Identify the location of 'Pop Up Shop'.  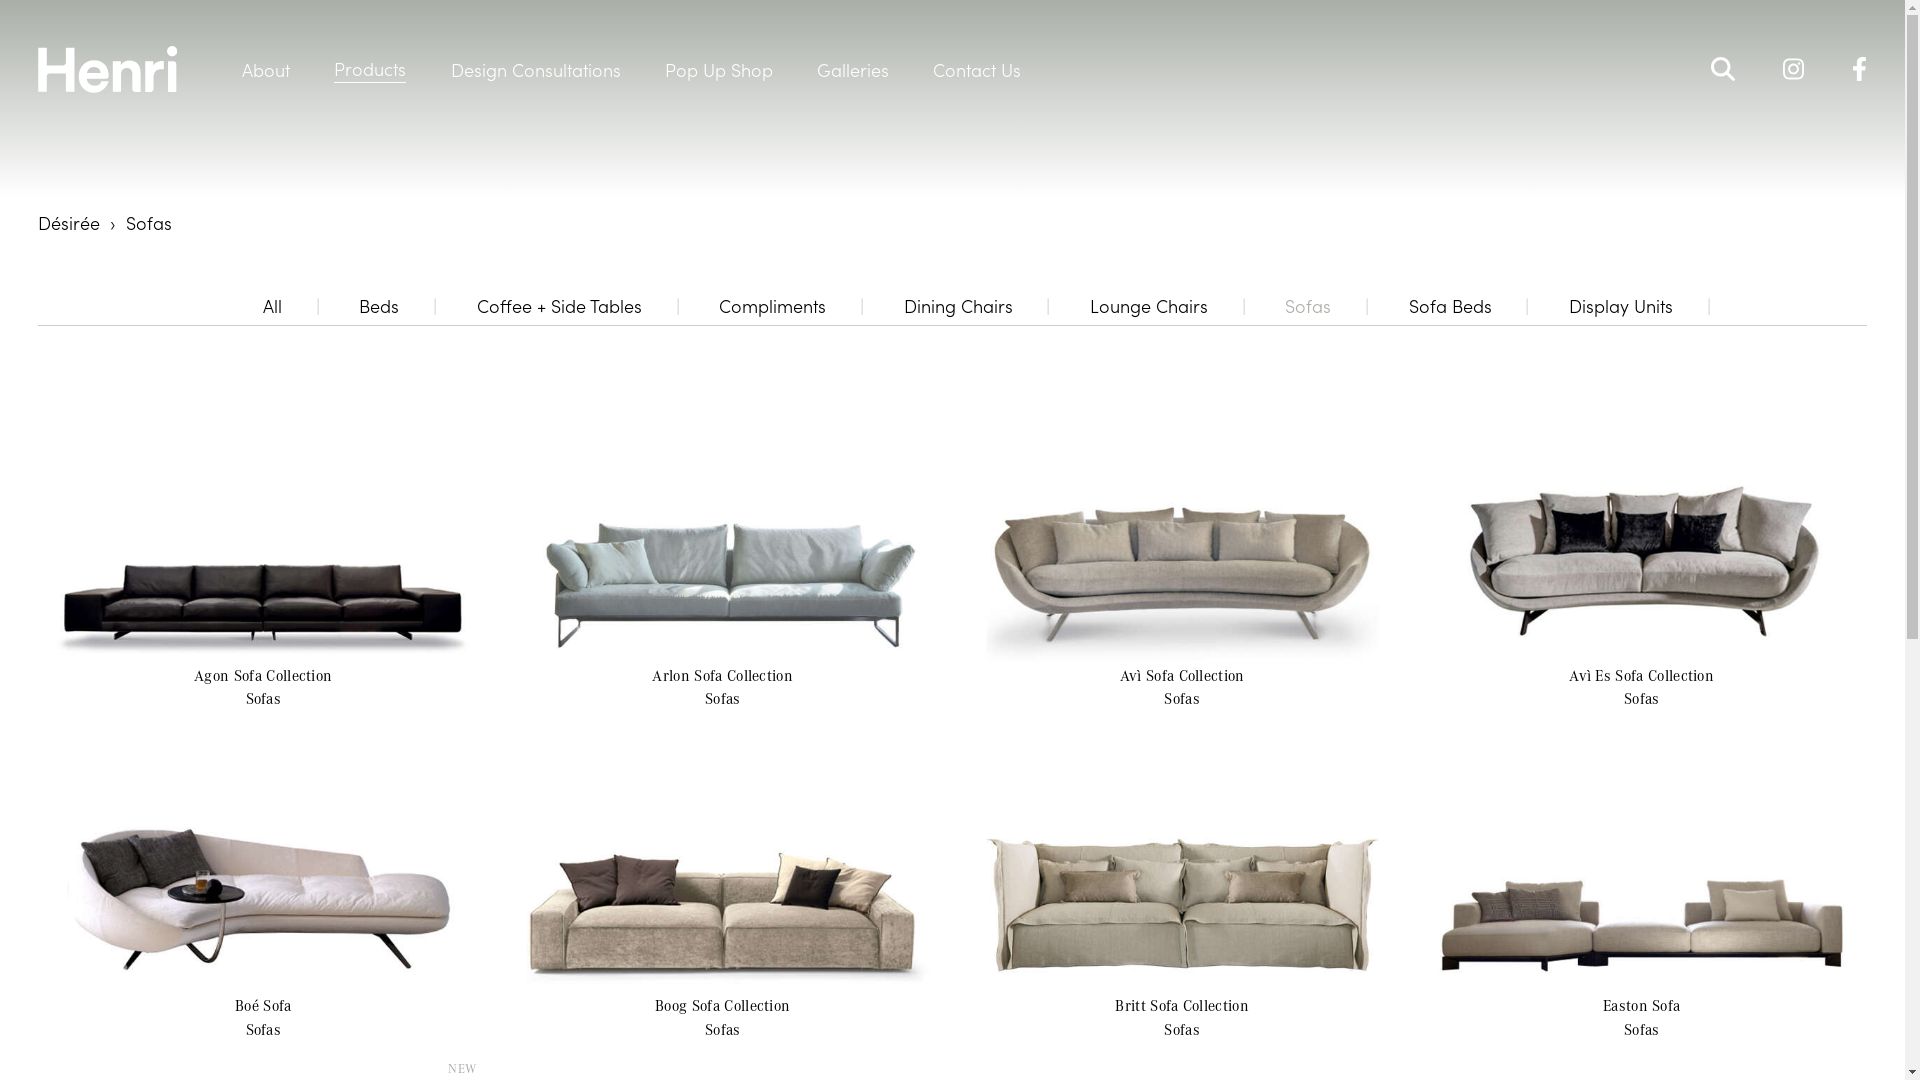
(719, 68).